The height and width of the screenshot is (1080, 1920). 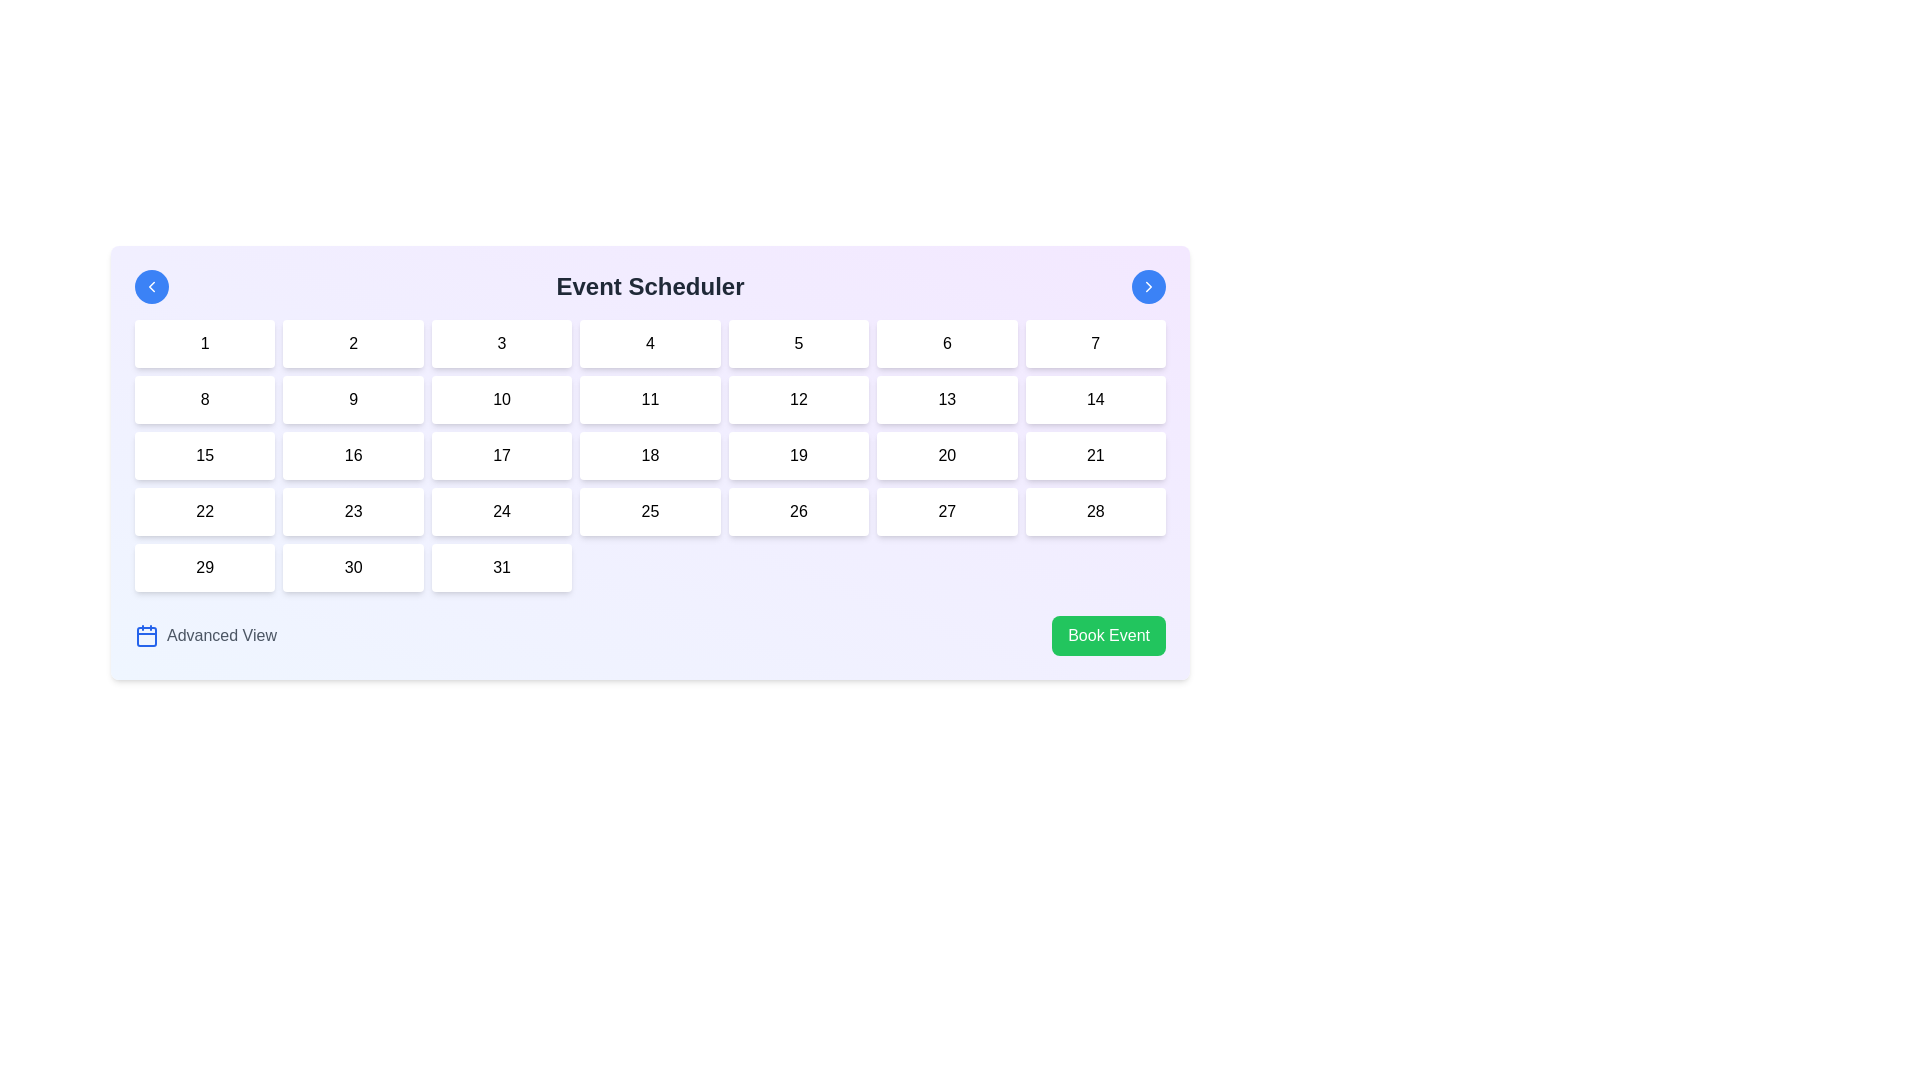 What do you see at coordinates (151, 286) in the screenshot?
I see `the leftward arrow icon inside the circular blue button at the top-left corner of the event scheduler interface` at bounding box center [151, 286].